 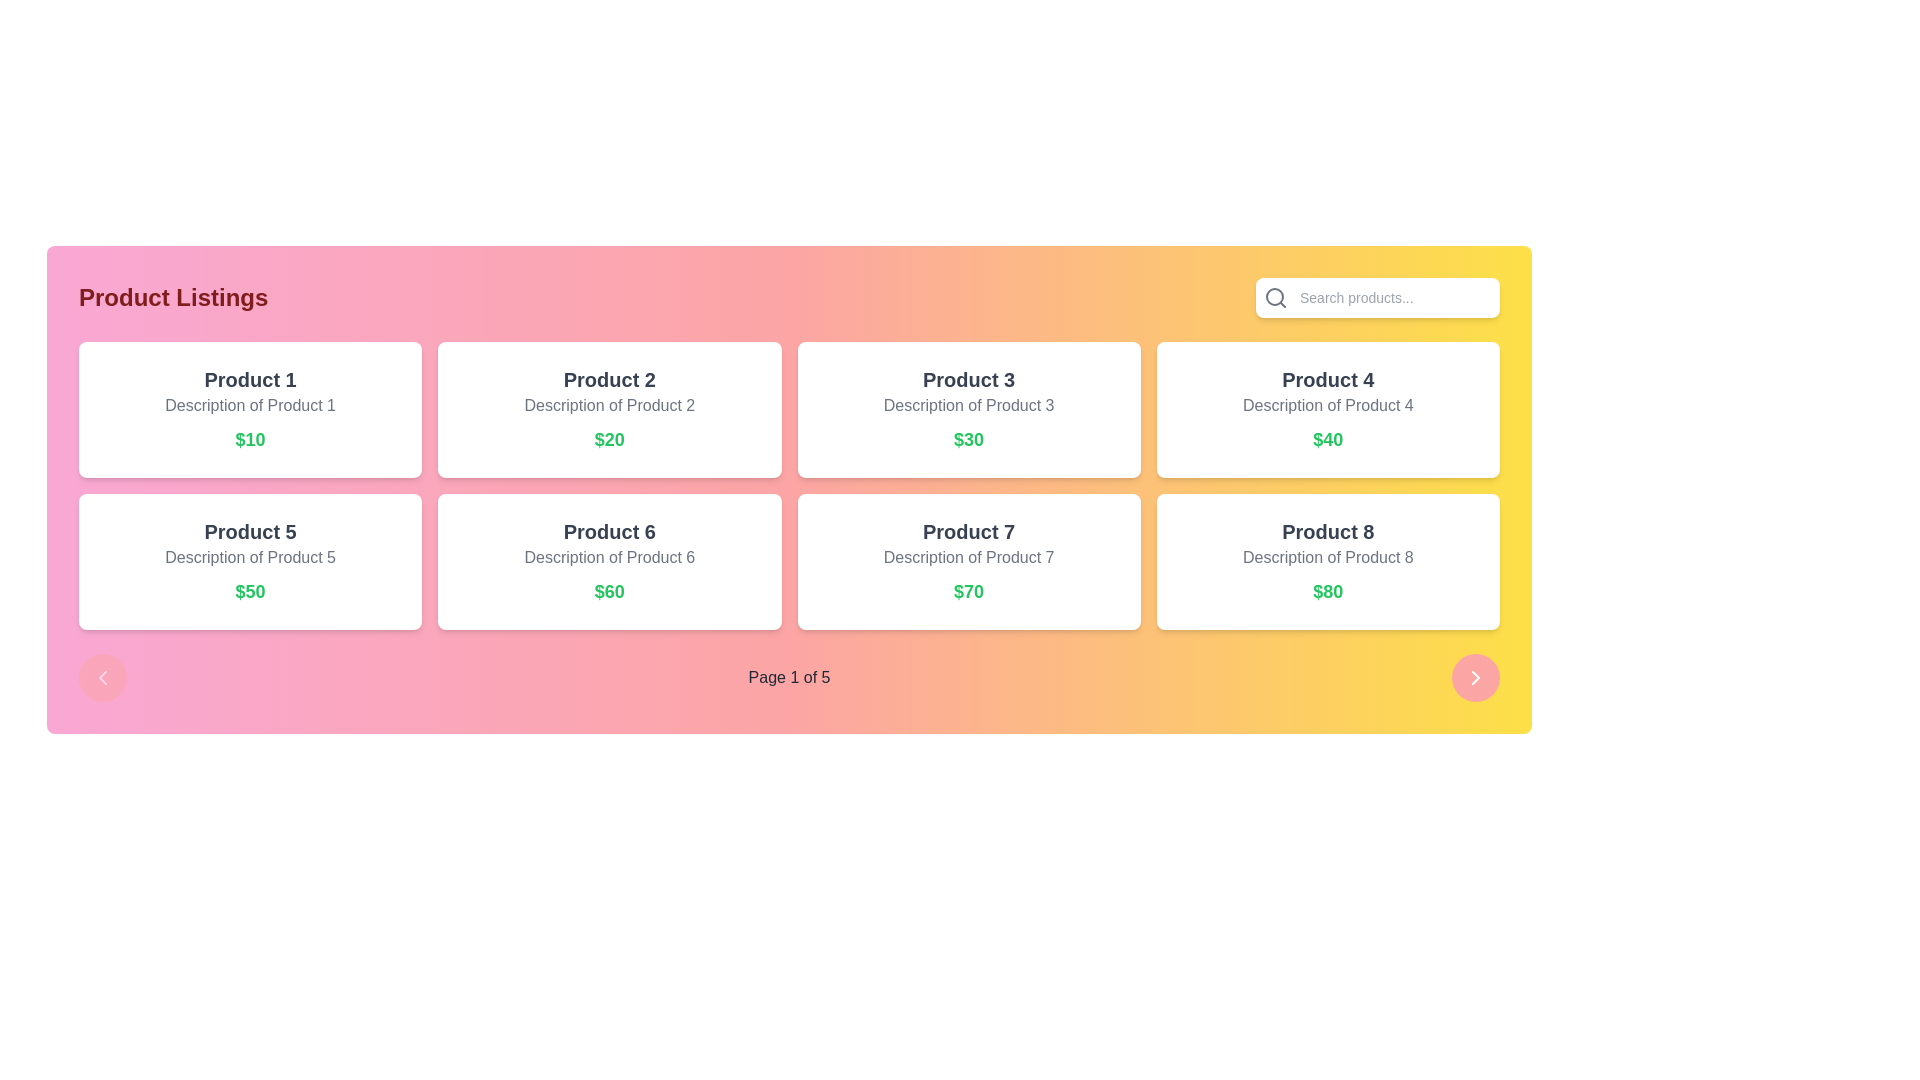 I want to click on the Card element that represents a product, located in the first row, second column of the grid layout, for more details, so click(x=608, y=408).